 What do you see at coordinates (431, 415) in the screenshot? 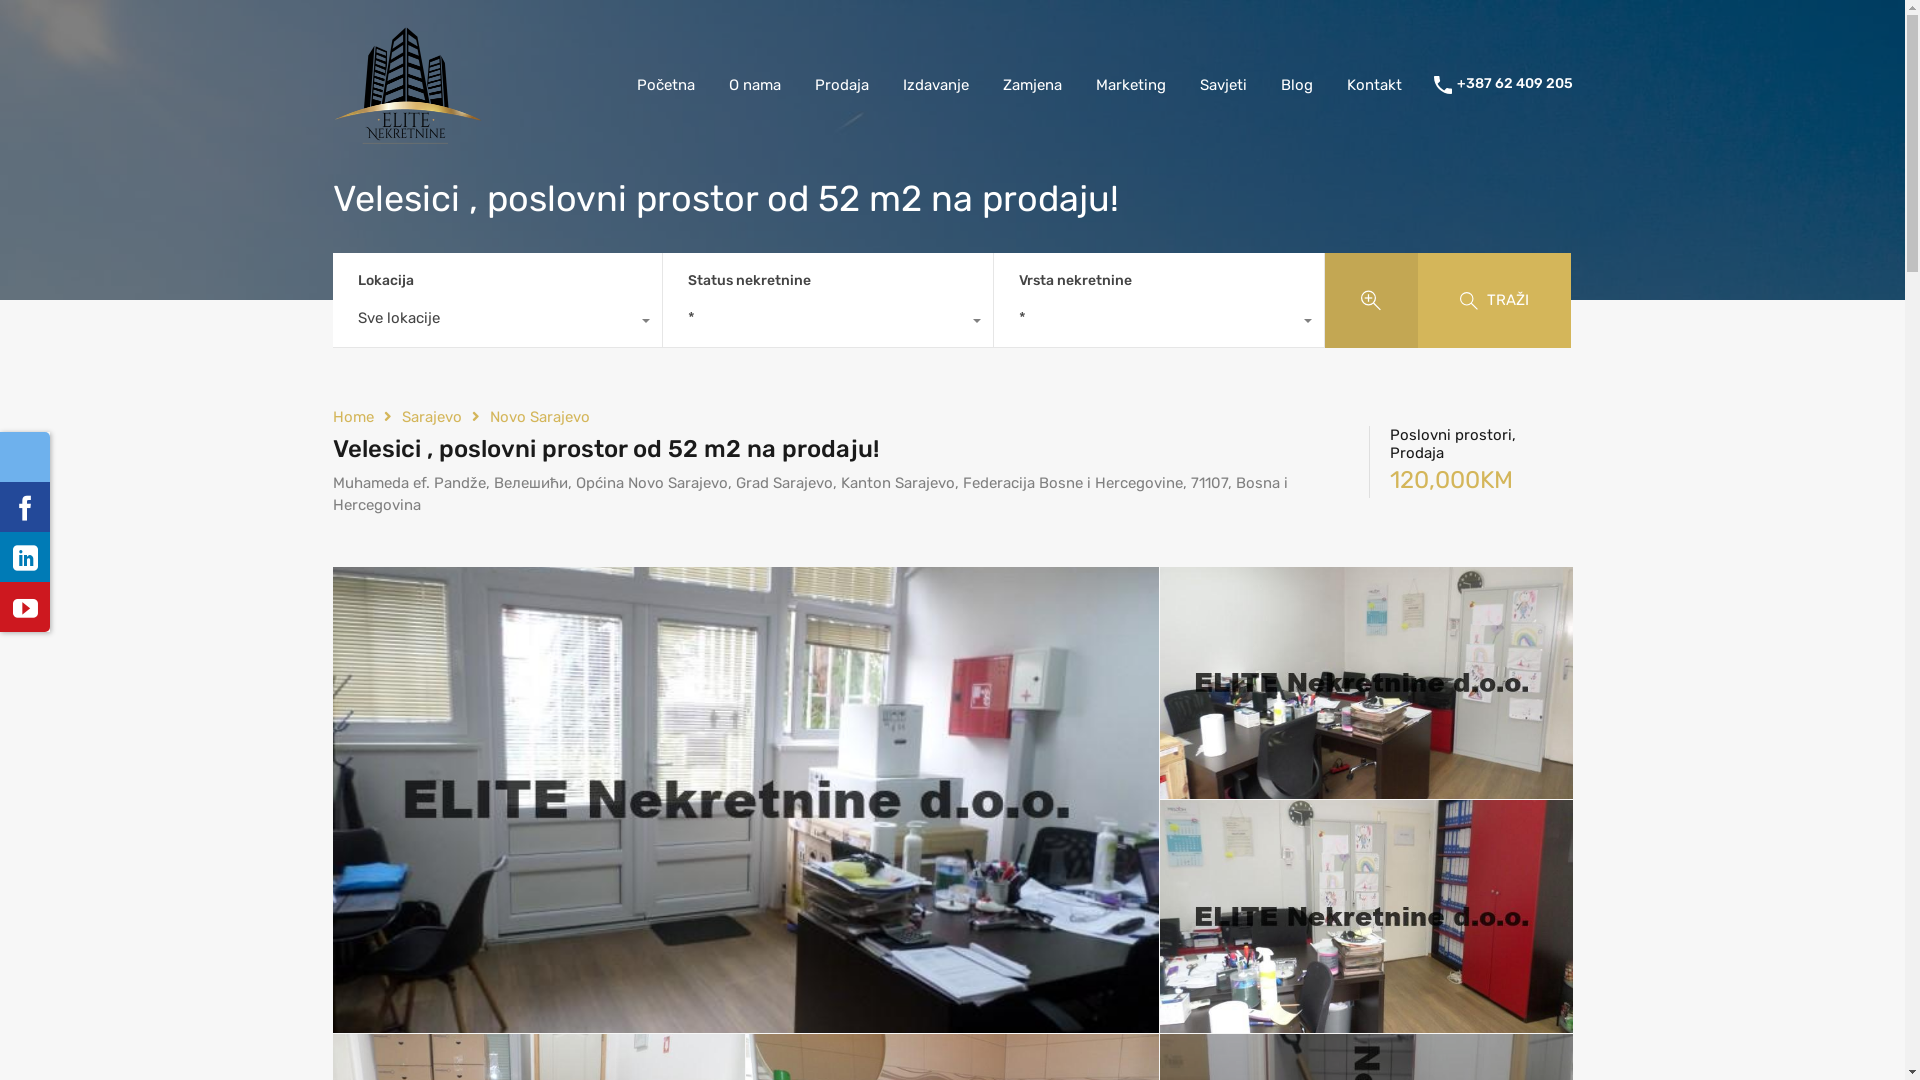
I see `'Sarajevo'` at bounding box center [431, 415].